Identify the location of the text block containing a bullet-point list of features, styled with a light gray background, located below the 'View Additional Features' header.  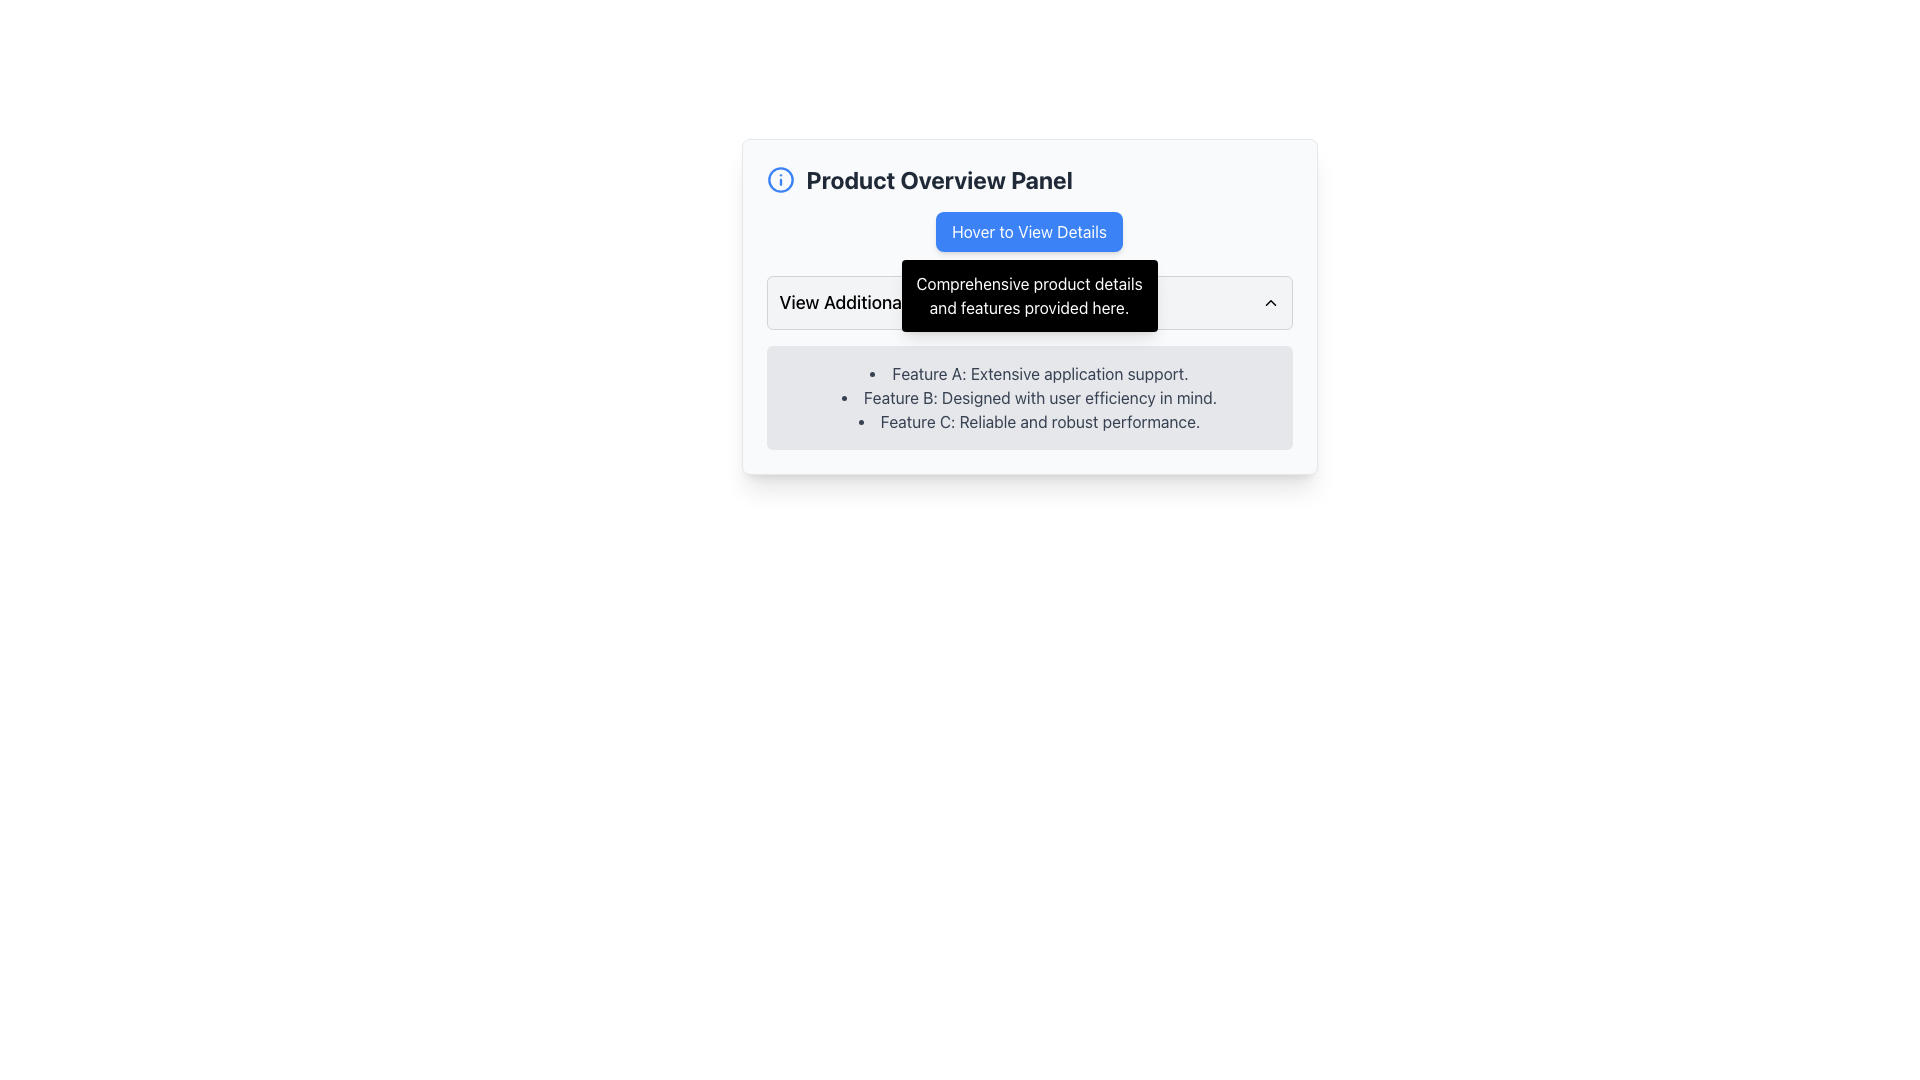
(1029, 397).